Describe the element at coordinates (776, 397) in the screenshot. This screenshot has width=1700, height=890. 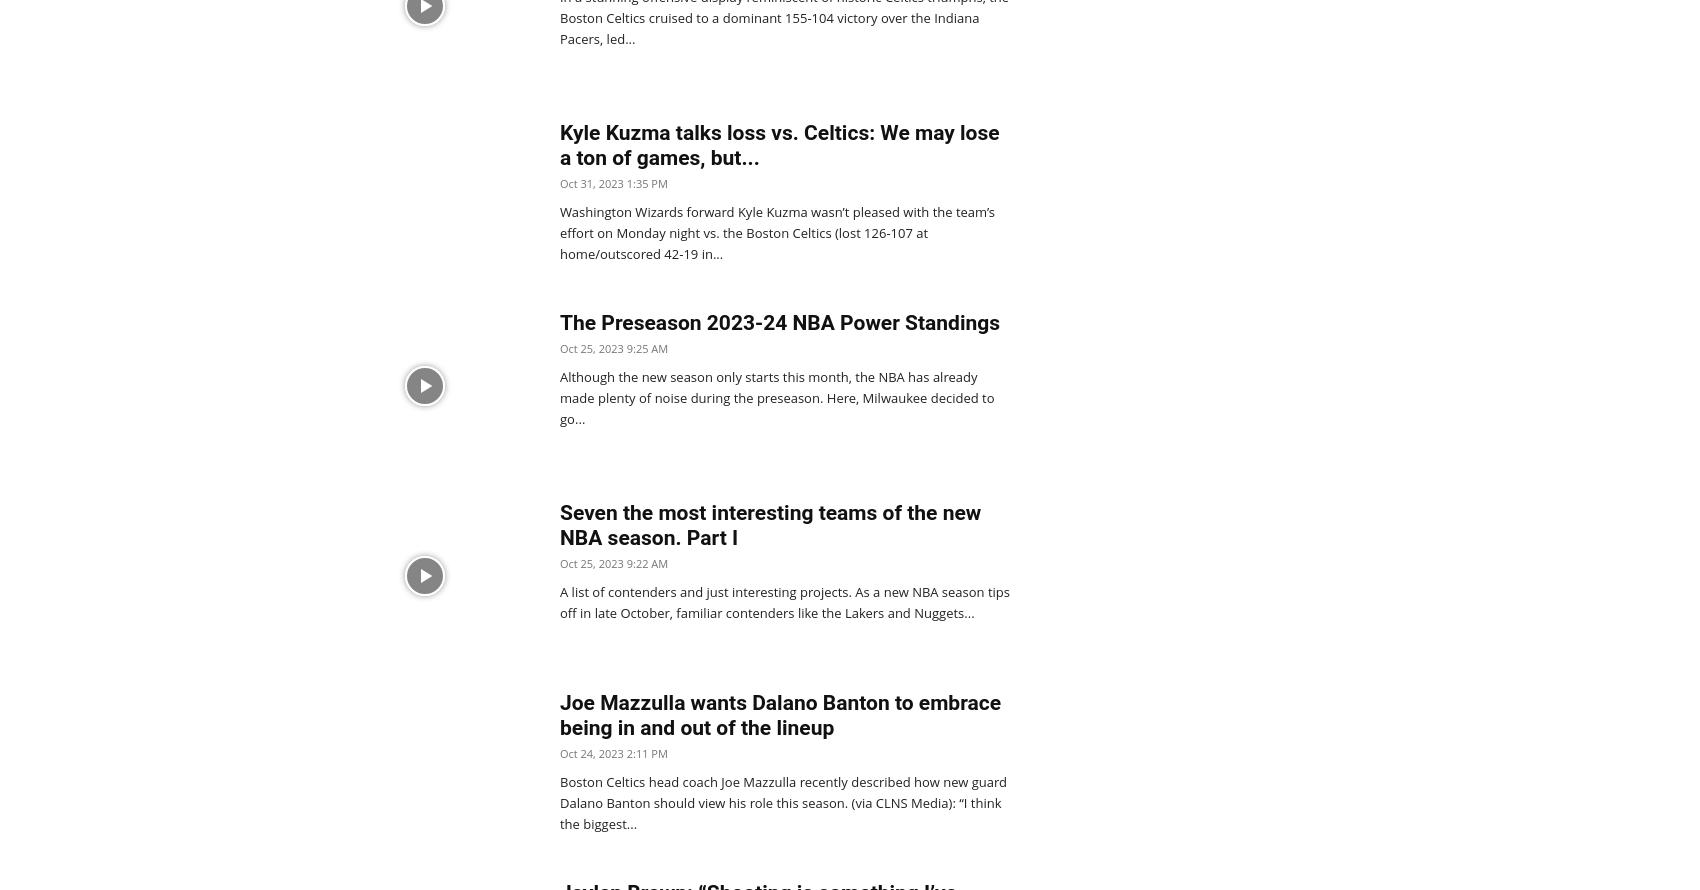
I see `'Although the new season only starts this month, the NBA has already made plenty of noise during the preseason. Here, Milwaukee decided to go...'` at that location.